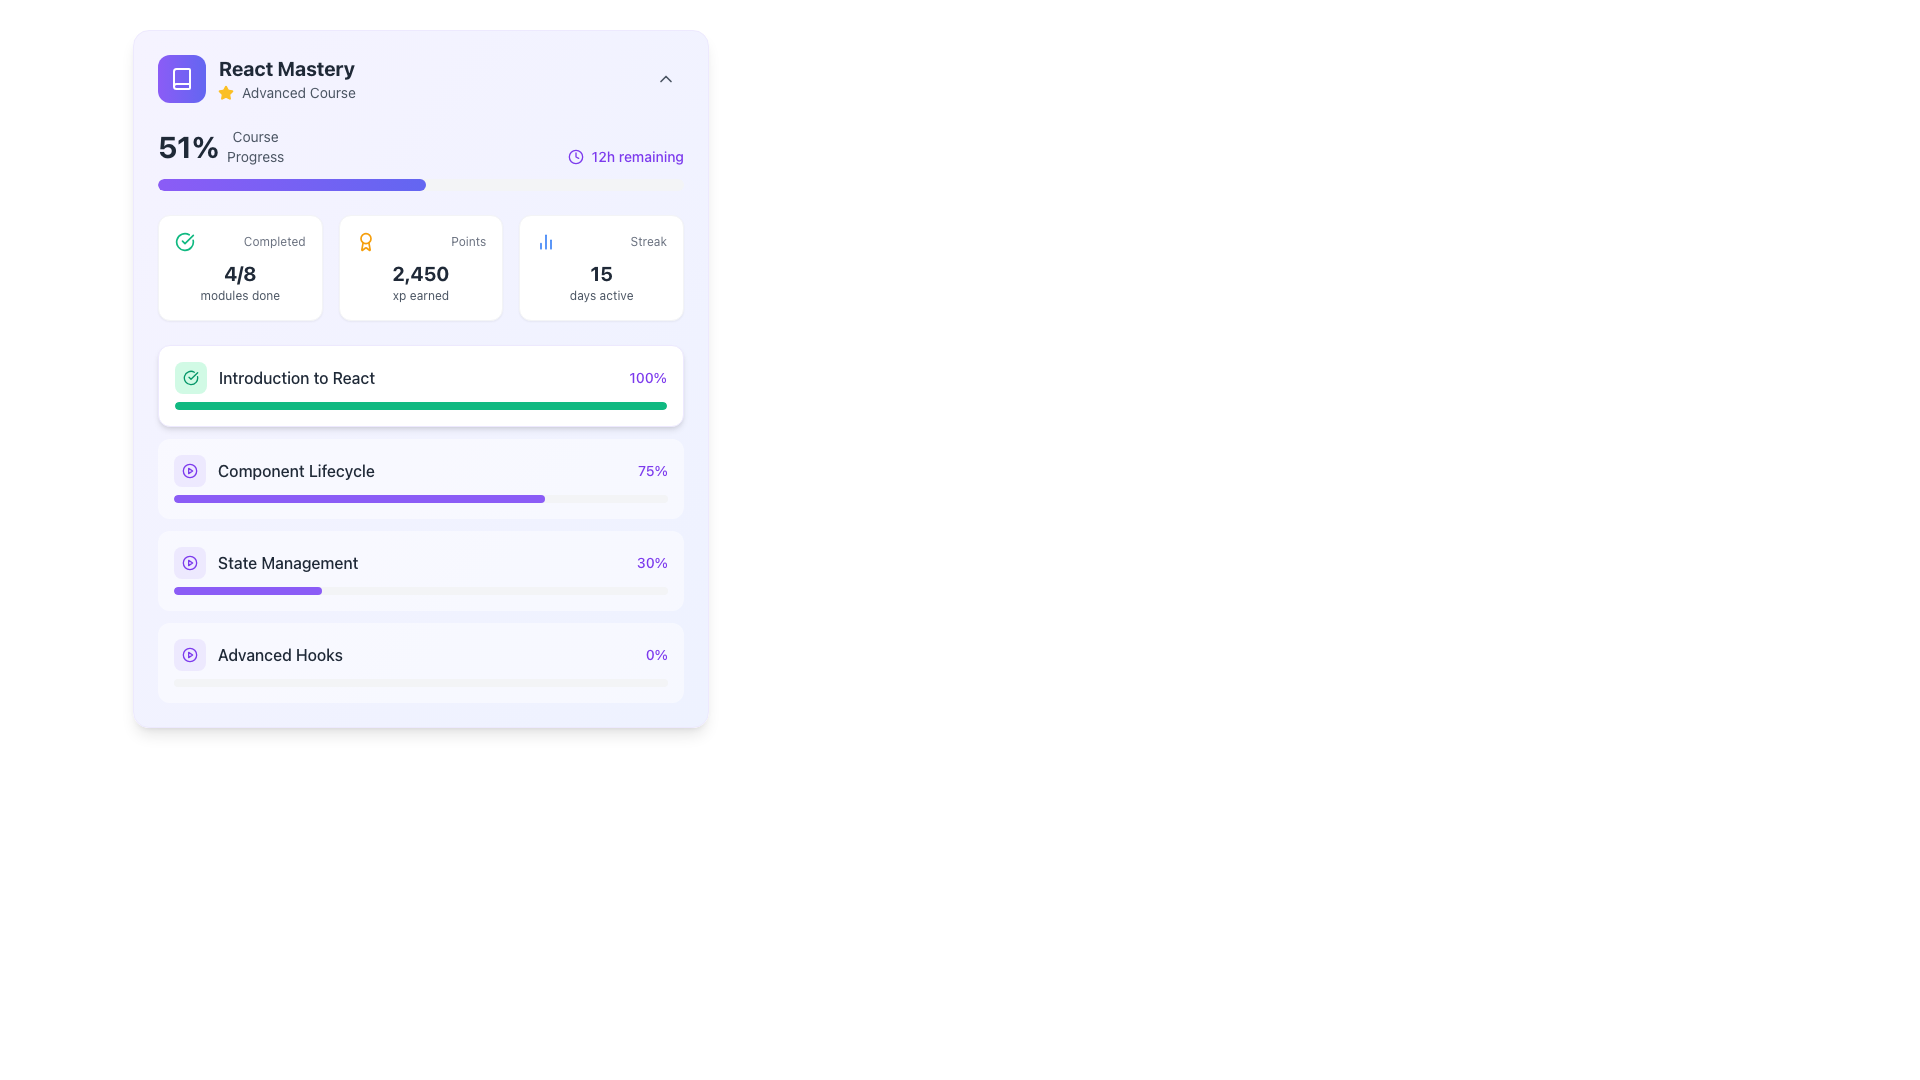 Image resolution: width=1920 pixels, height=1080 pixels. What do you see at coordinates (420, 405) in the screenshot?
I see `the progress bar styled with a gray background and a green completion indicator, located within the 'Introduction to React' card, beneath the '100%' completion percentage text` at bounding box center [420, 405].